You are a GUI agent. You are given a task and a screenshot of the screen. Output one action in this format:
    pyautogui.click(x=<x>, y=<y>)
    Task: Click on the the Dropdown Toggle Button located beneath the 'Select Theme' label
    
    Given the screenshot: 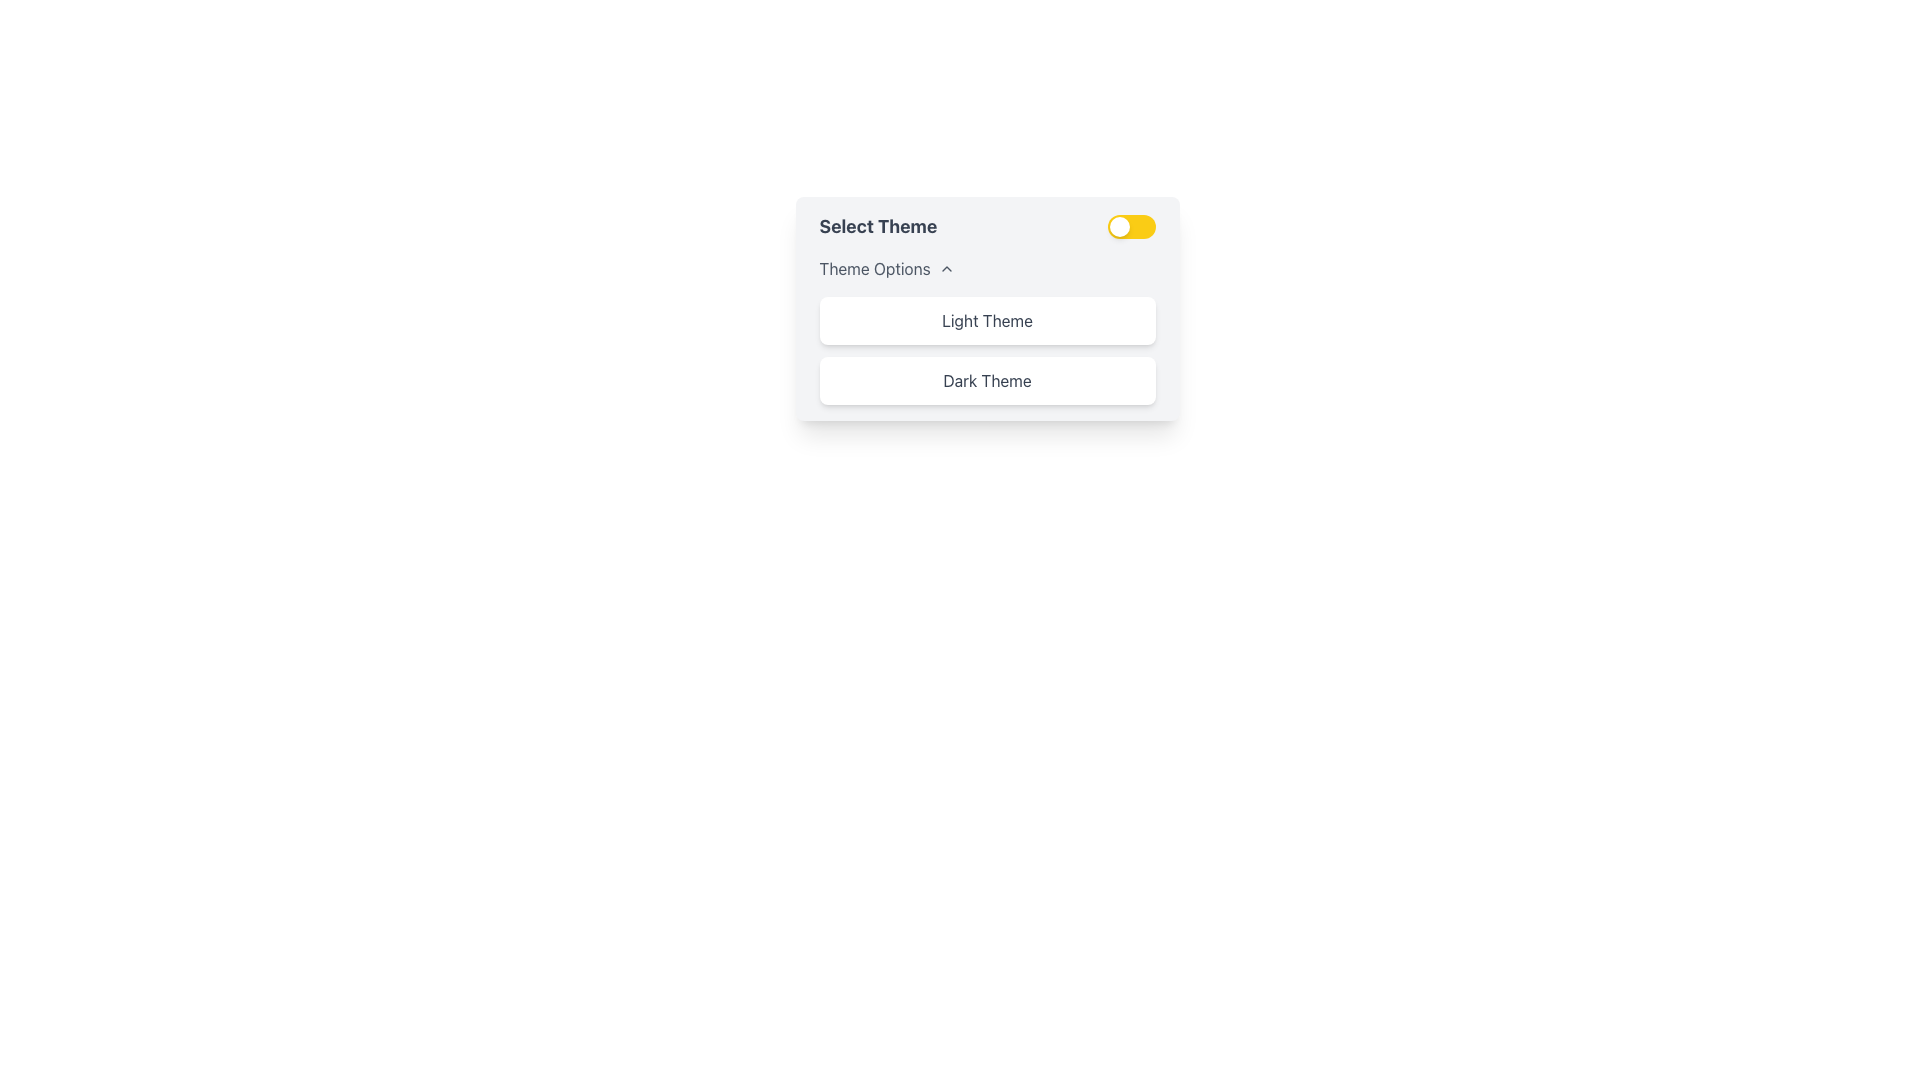 What is the action you would take?
    pyautogui.click(x=886, y=268)
    